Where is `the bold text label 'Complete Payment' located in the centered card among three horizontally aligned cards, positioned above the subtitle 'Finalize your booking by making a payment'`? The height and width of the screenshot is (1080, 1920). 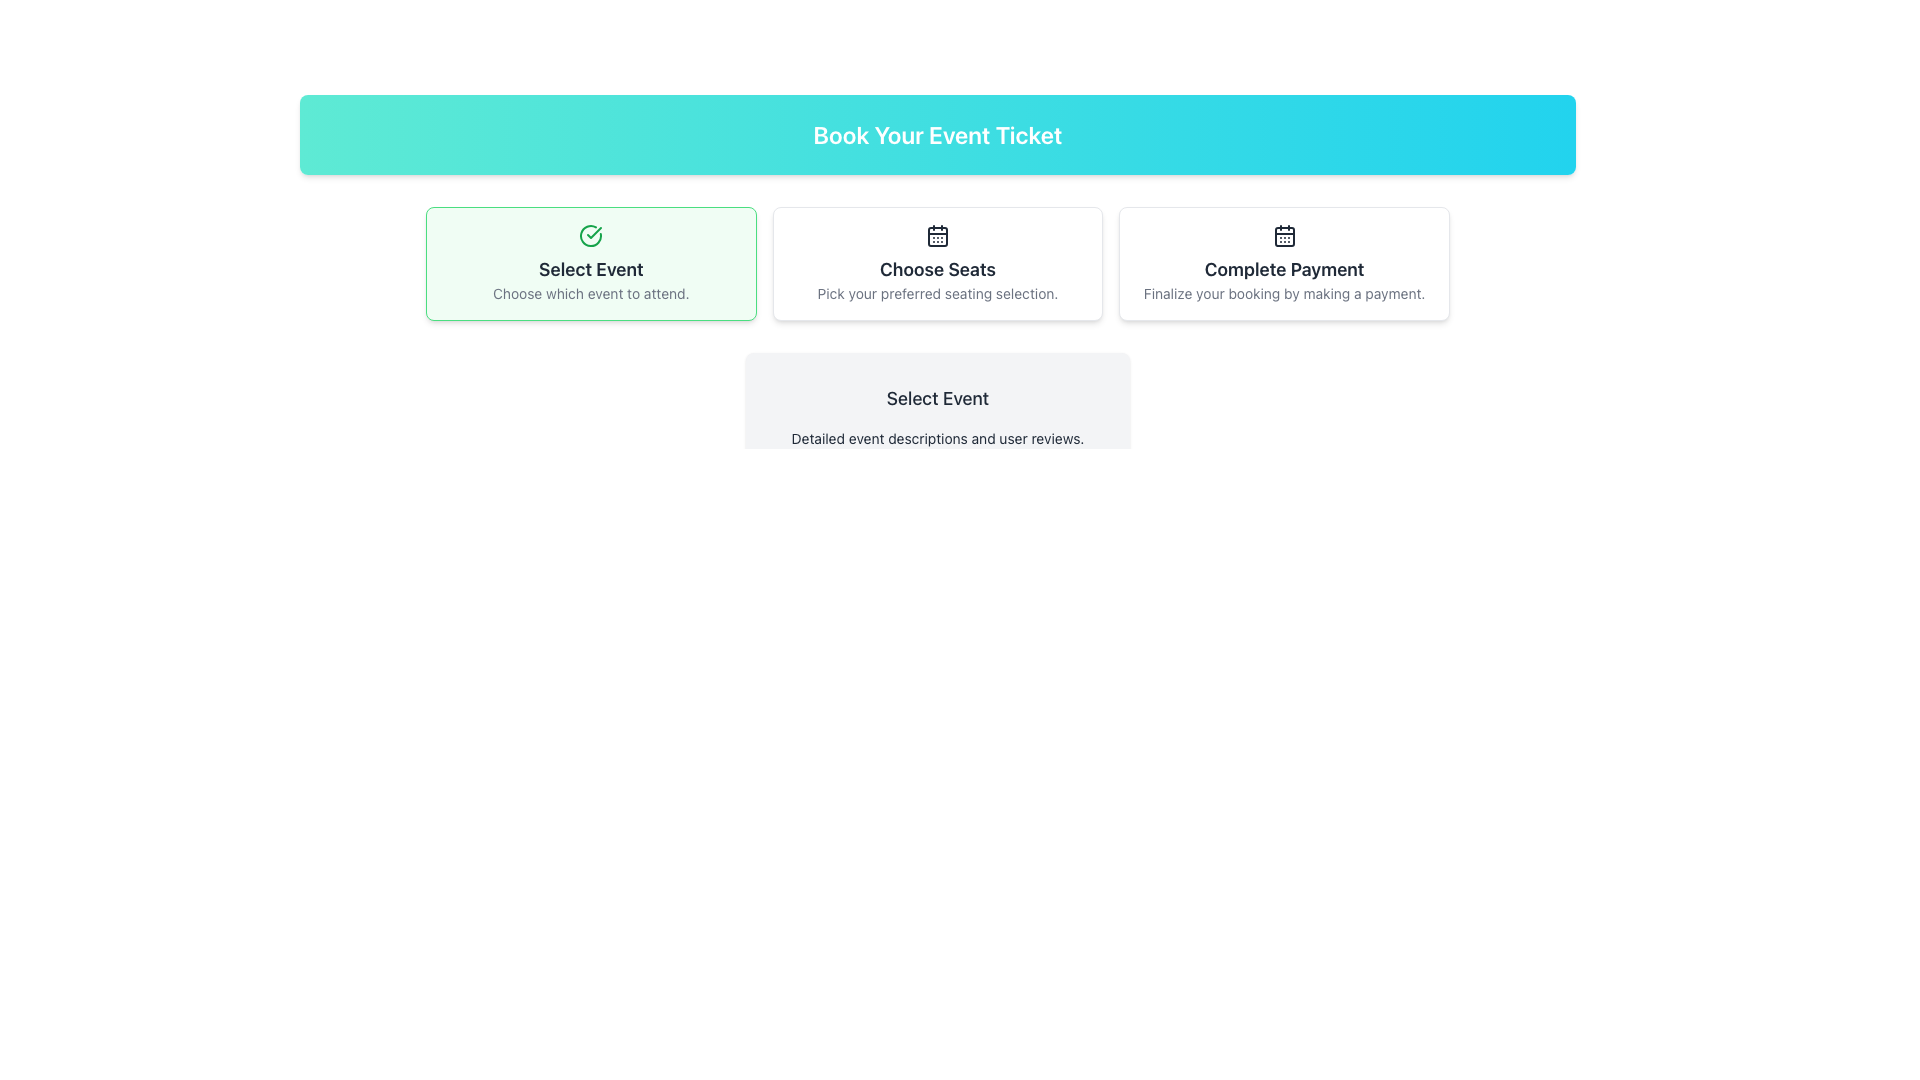
the bold text label 'Complete Payment' located in the centered card among three horizontally aligned cards, positioned above the subtitle 'Finalize your booking by making a payment' is located at coordinates (1284, 270).